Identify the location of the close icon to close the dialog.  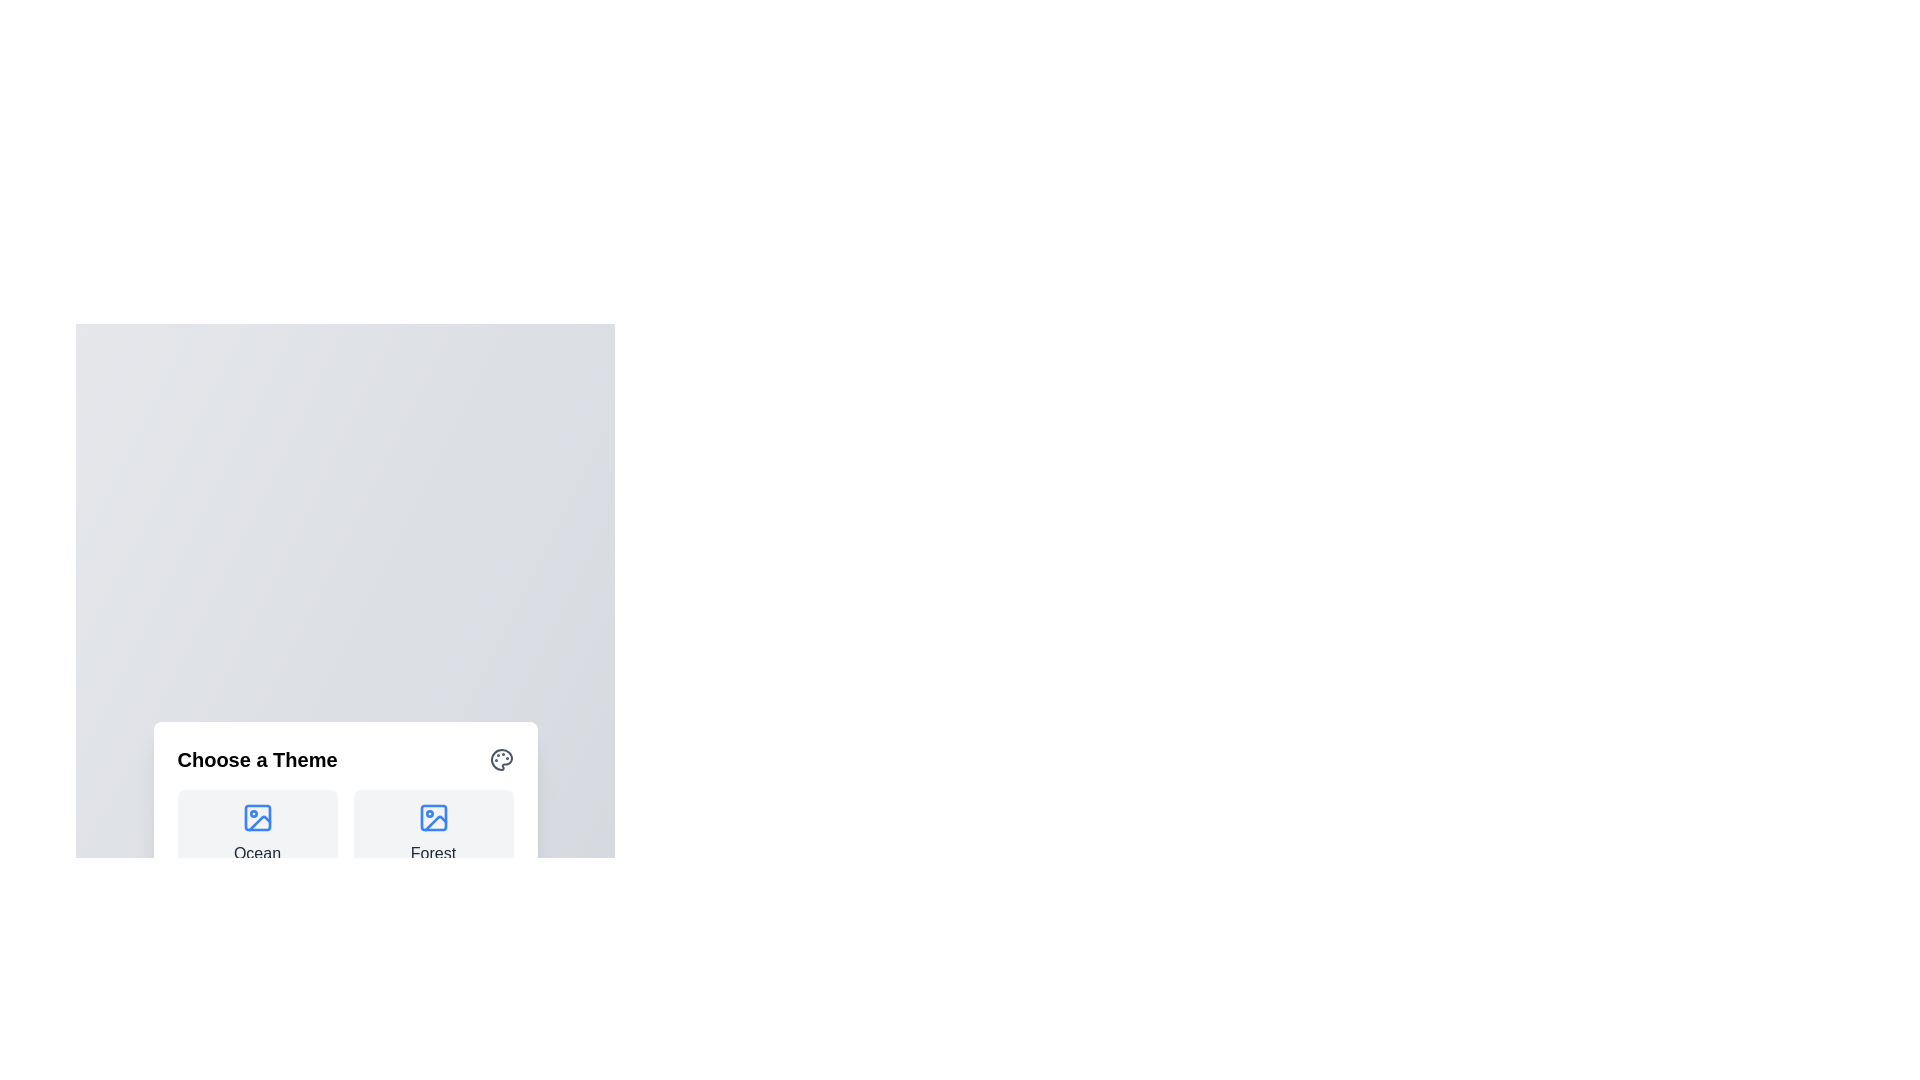
(501, 759).